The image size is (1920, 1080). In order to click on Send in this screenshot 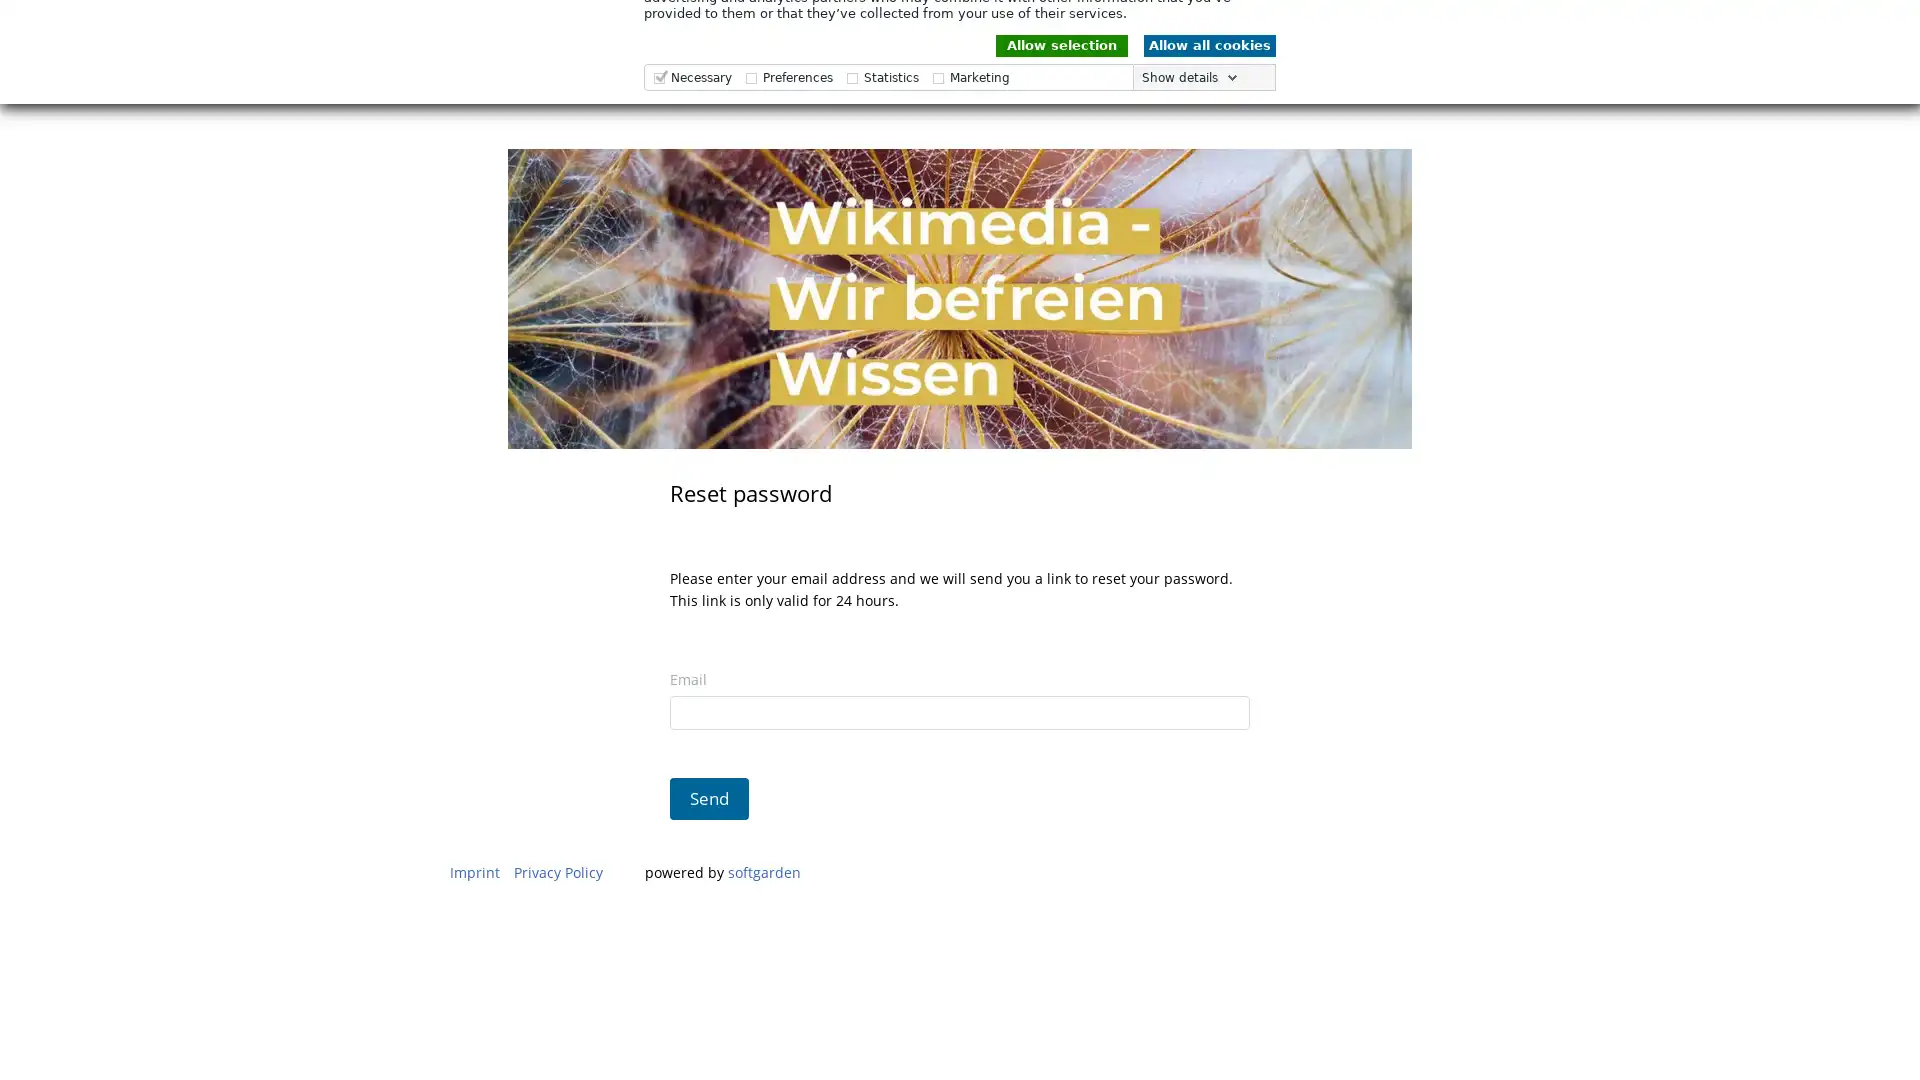, I will do `click(709, 866)`.